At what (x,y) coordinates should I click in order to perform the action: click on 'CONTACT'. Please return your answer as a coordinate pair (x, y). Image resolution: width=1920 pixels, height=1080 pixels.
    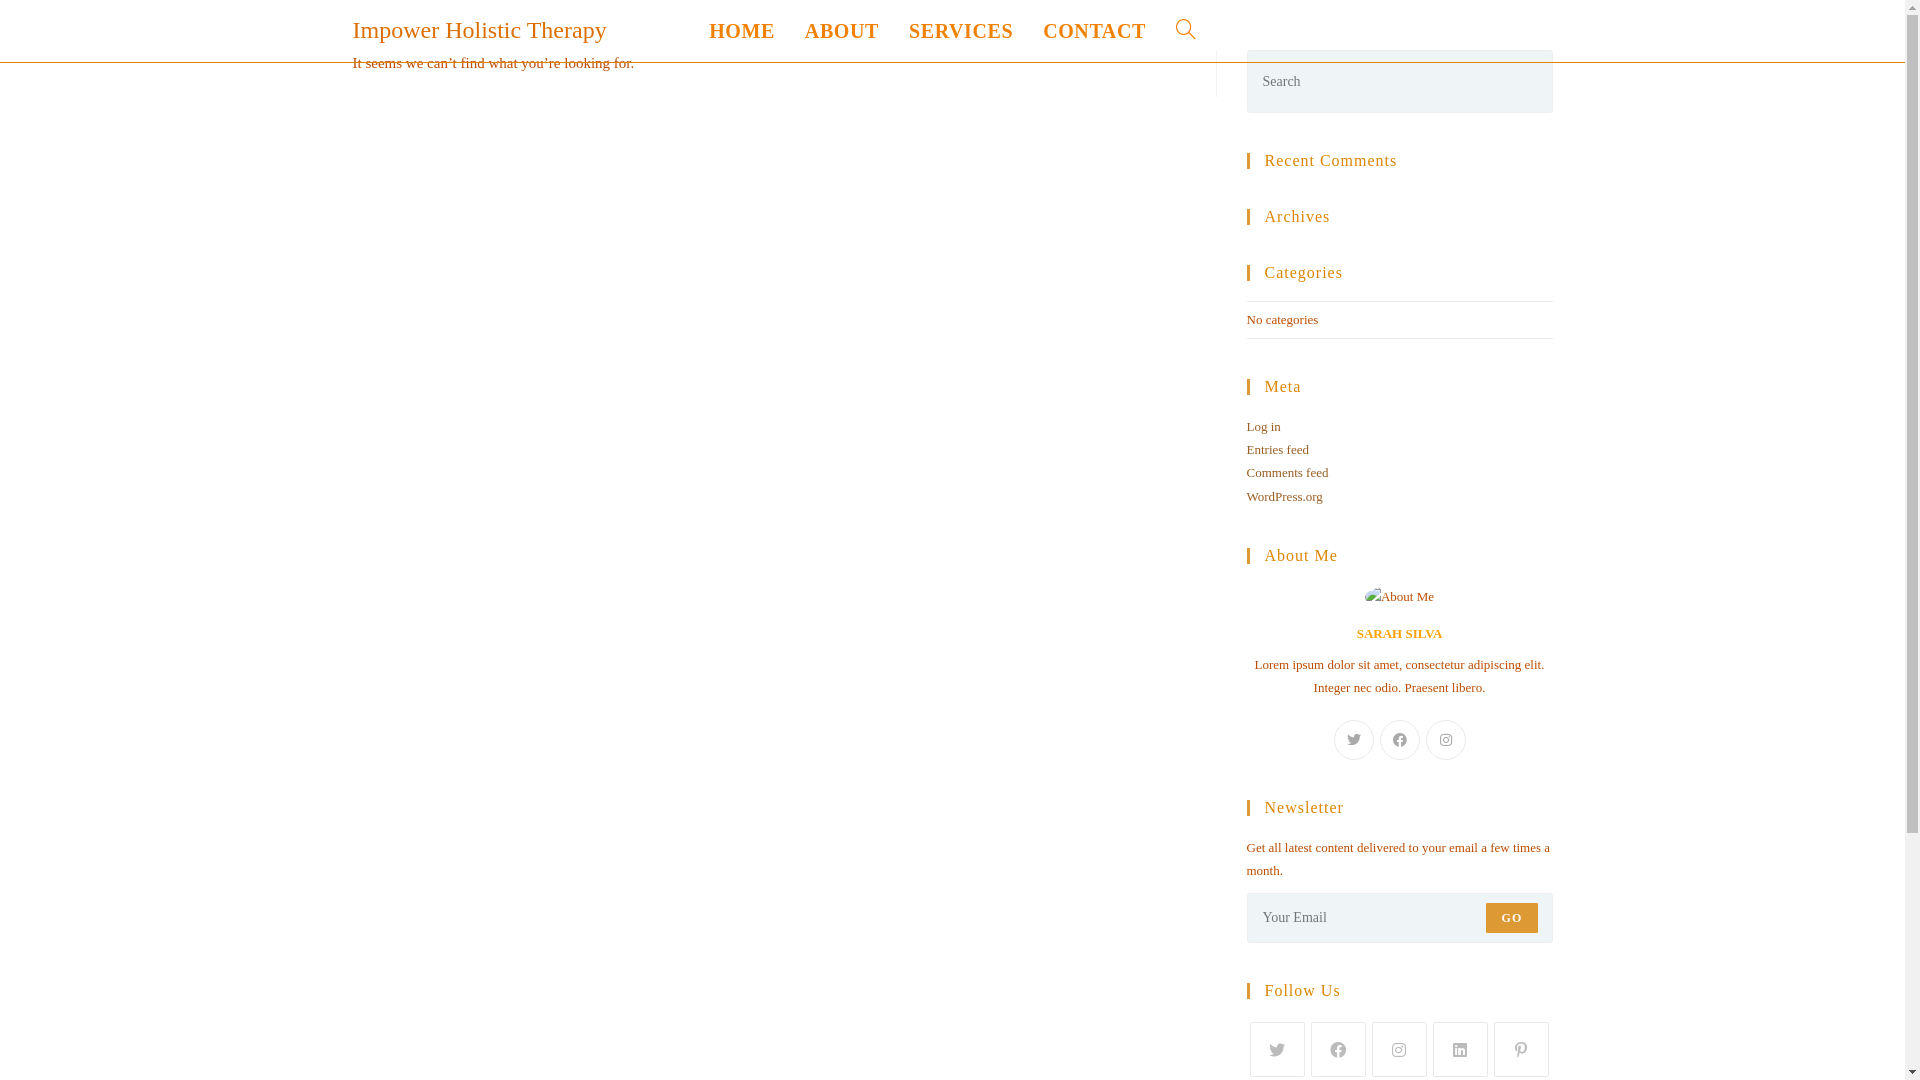
    Looking at the image, I should click on (1093, 30).